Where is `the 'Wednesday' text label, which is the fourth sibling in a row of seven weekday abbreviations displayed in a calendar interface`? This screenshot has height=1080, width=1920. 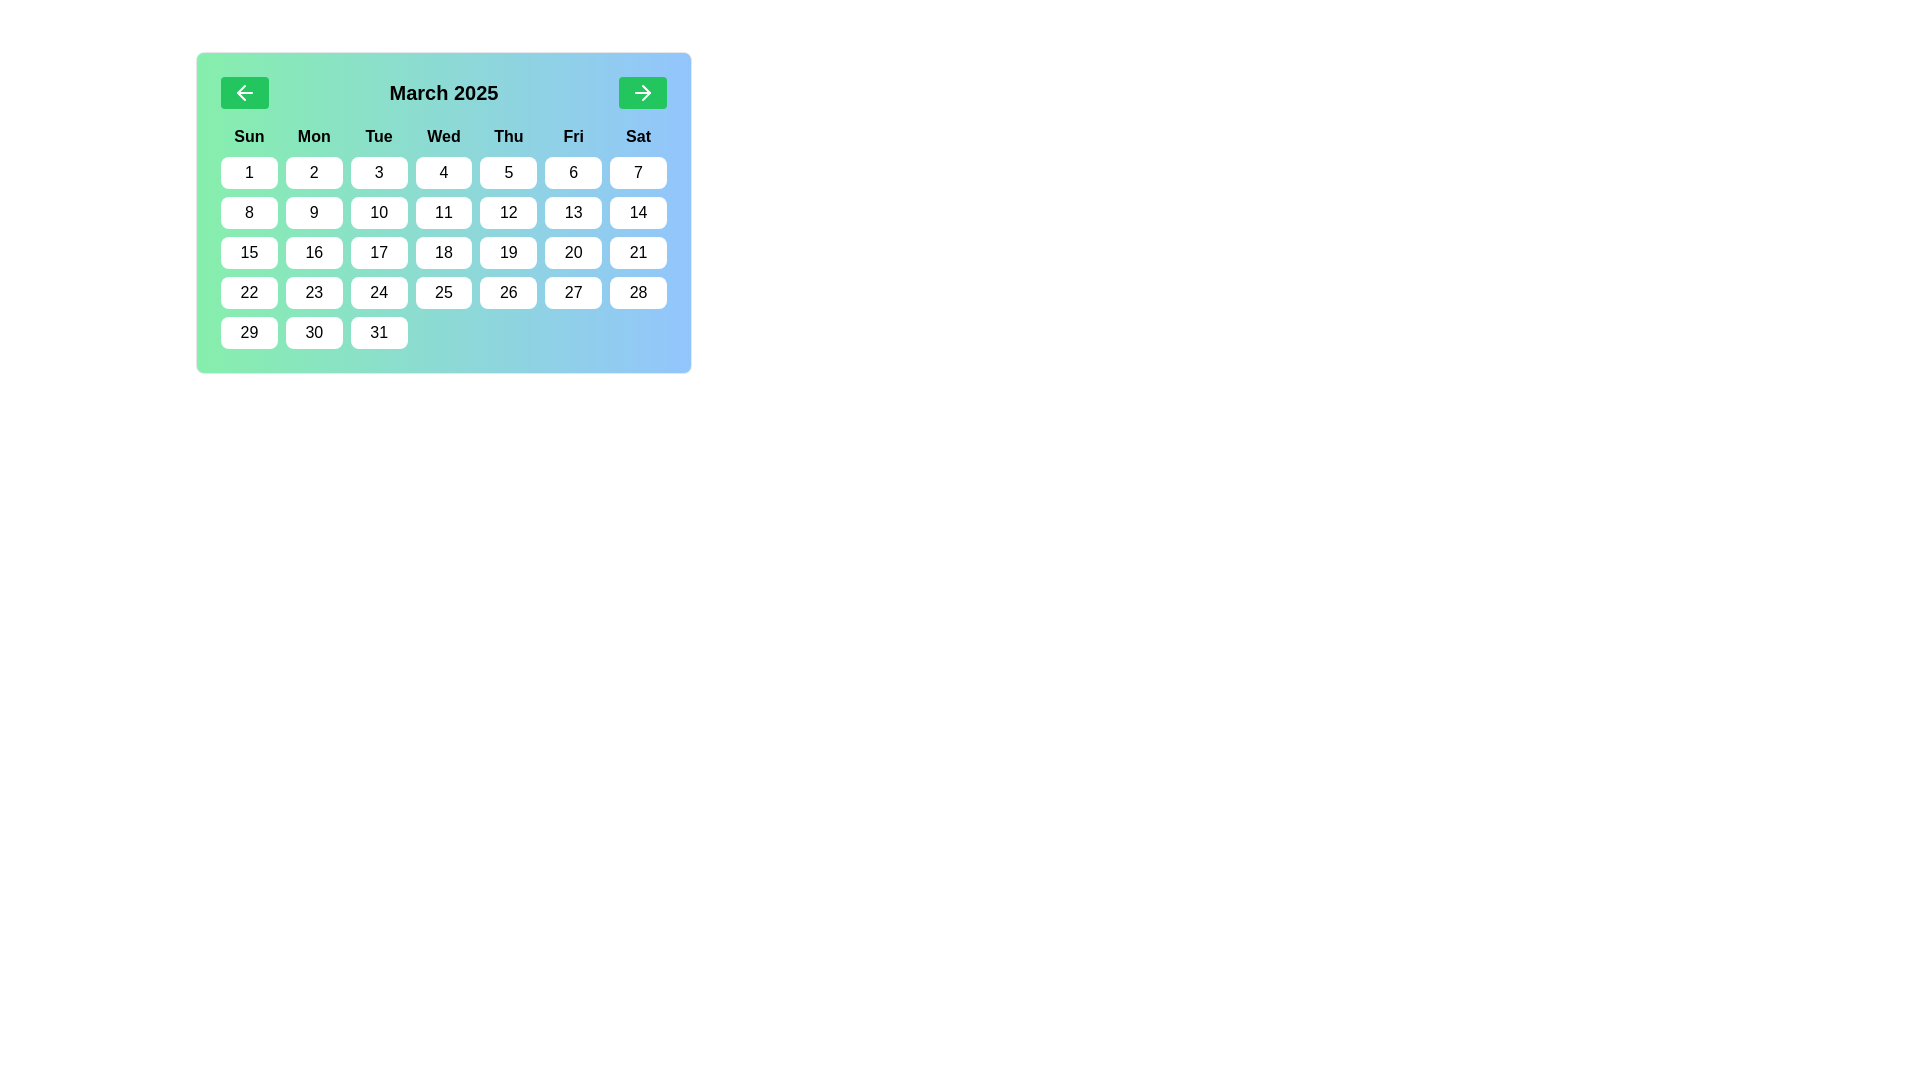
the 'Wednesday' text label, which is the fourth sibling in a row of seven weekday abbreviations displayed in a calendar interface is located at coordinates (442, 136).